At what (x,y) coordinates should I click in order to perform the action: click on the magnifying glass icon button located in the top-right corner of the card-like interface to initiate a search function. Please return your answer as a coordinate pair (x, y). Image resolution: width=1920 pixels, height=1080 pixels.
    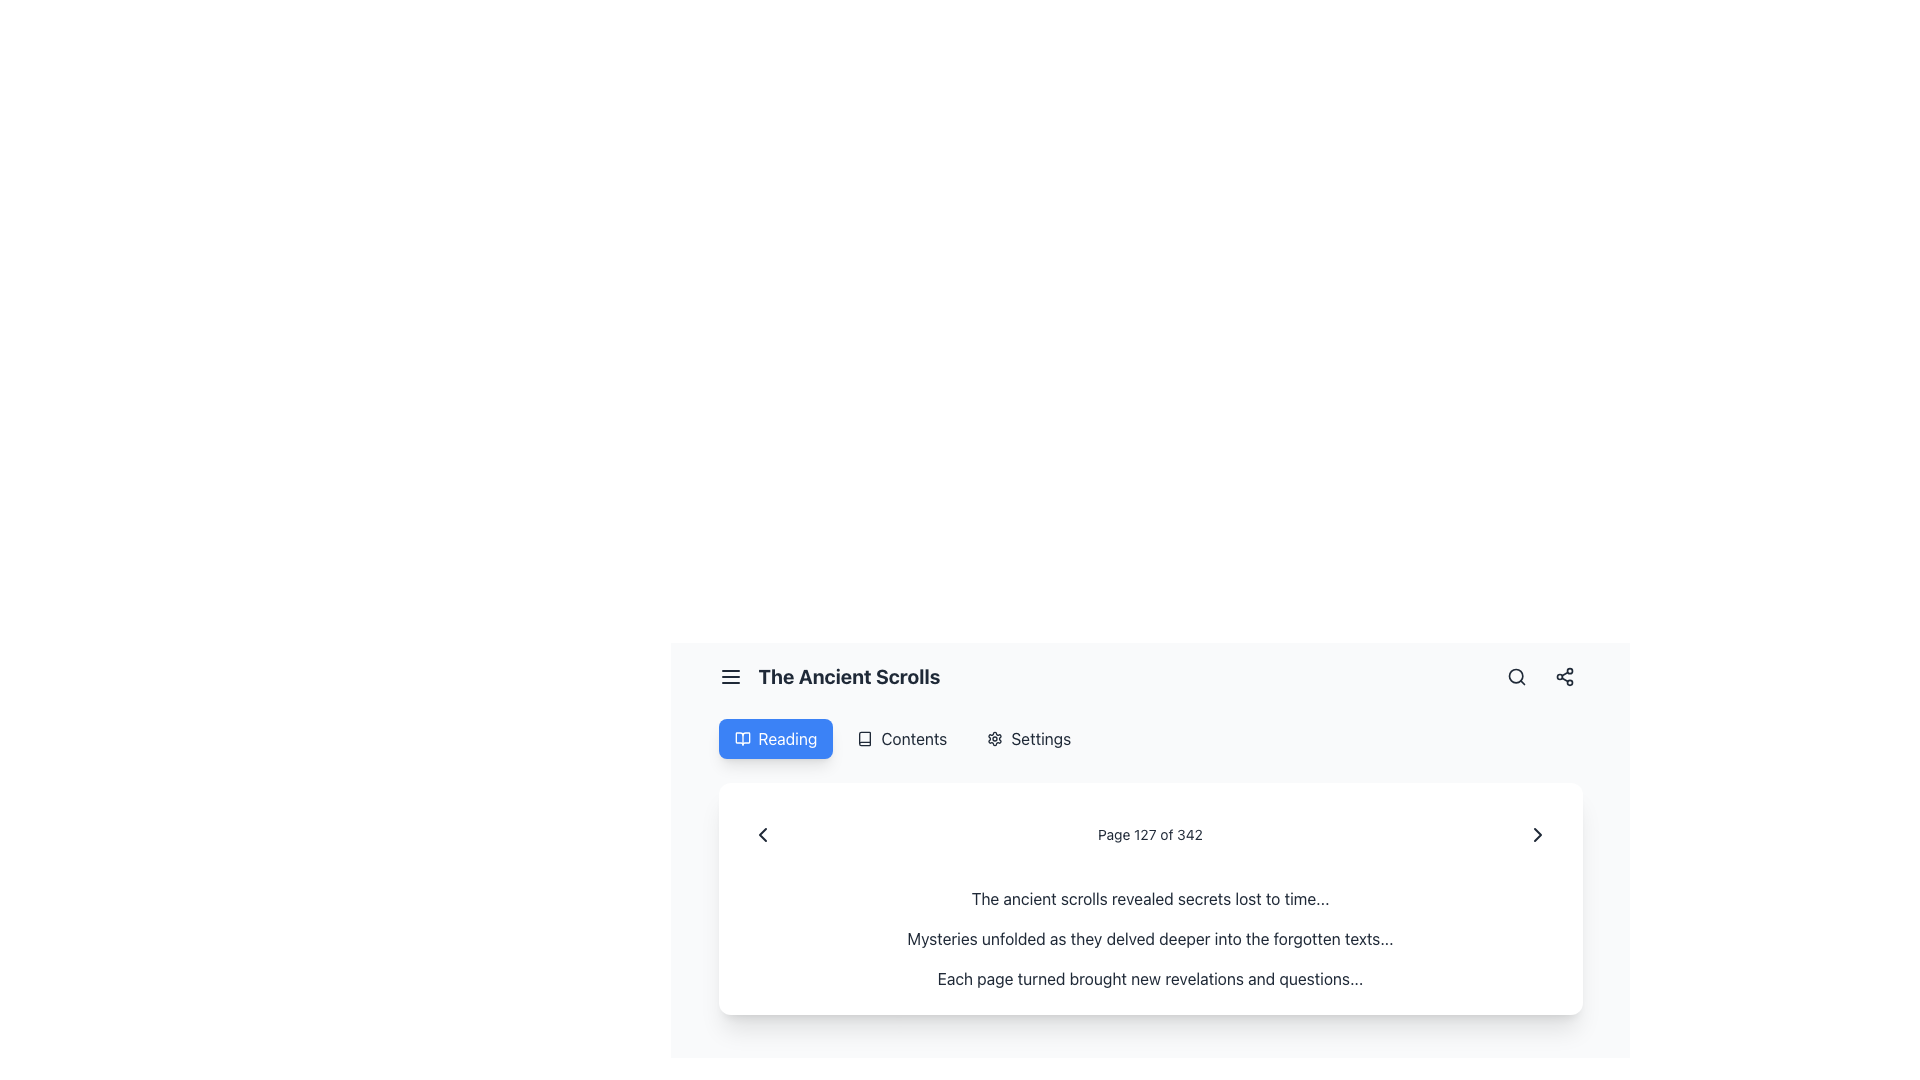
    Looking at the image, I should click on (1516, 676).